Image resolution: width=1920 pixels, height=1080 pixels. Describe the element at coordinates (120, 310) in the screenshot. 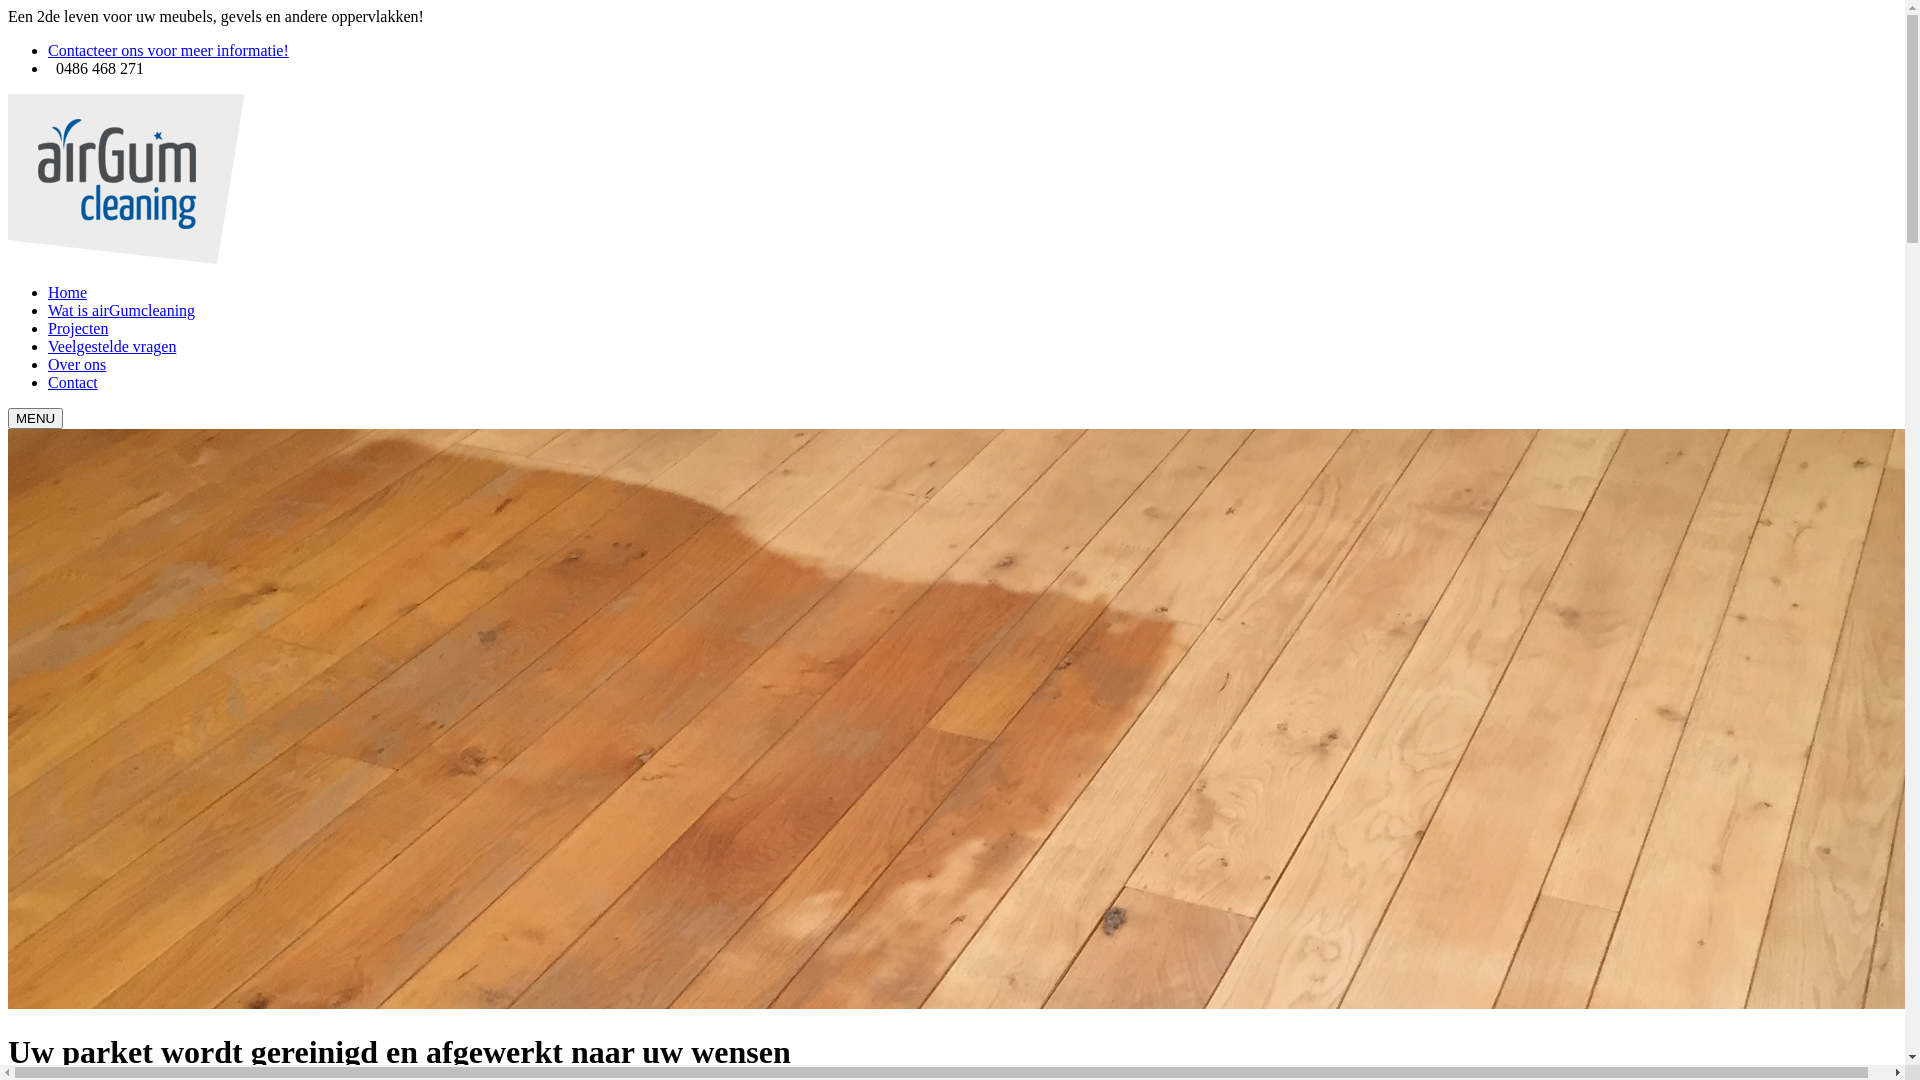

I see `'Wat is airGumcleaning'` at that location.